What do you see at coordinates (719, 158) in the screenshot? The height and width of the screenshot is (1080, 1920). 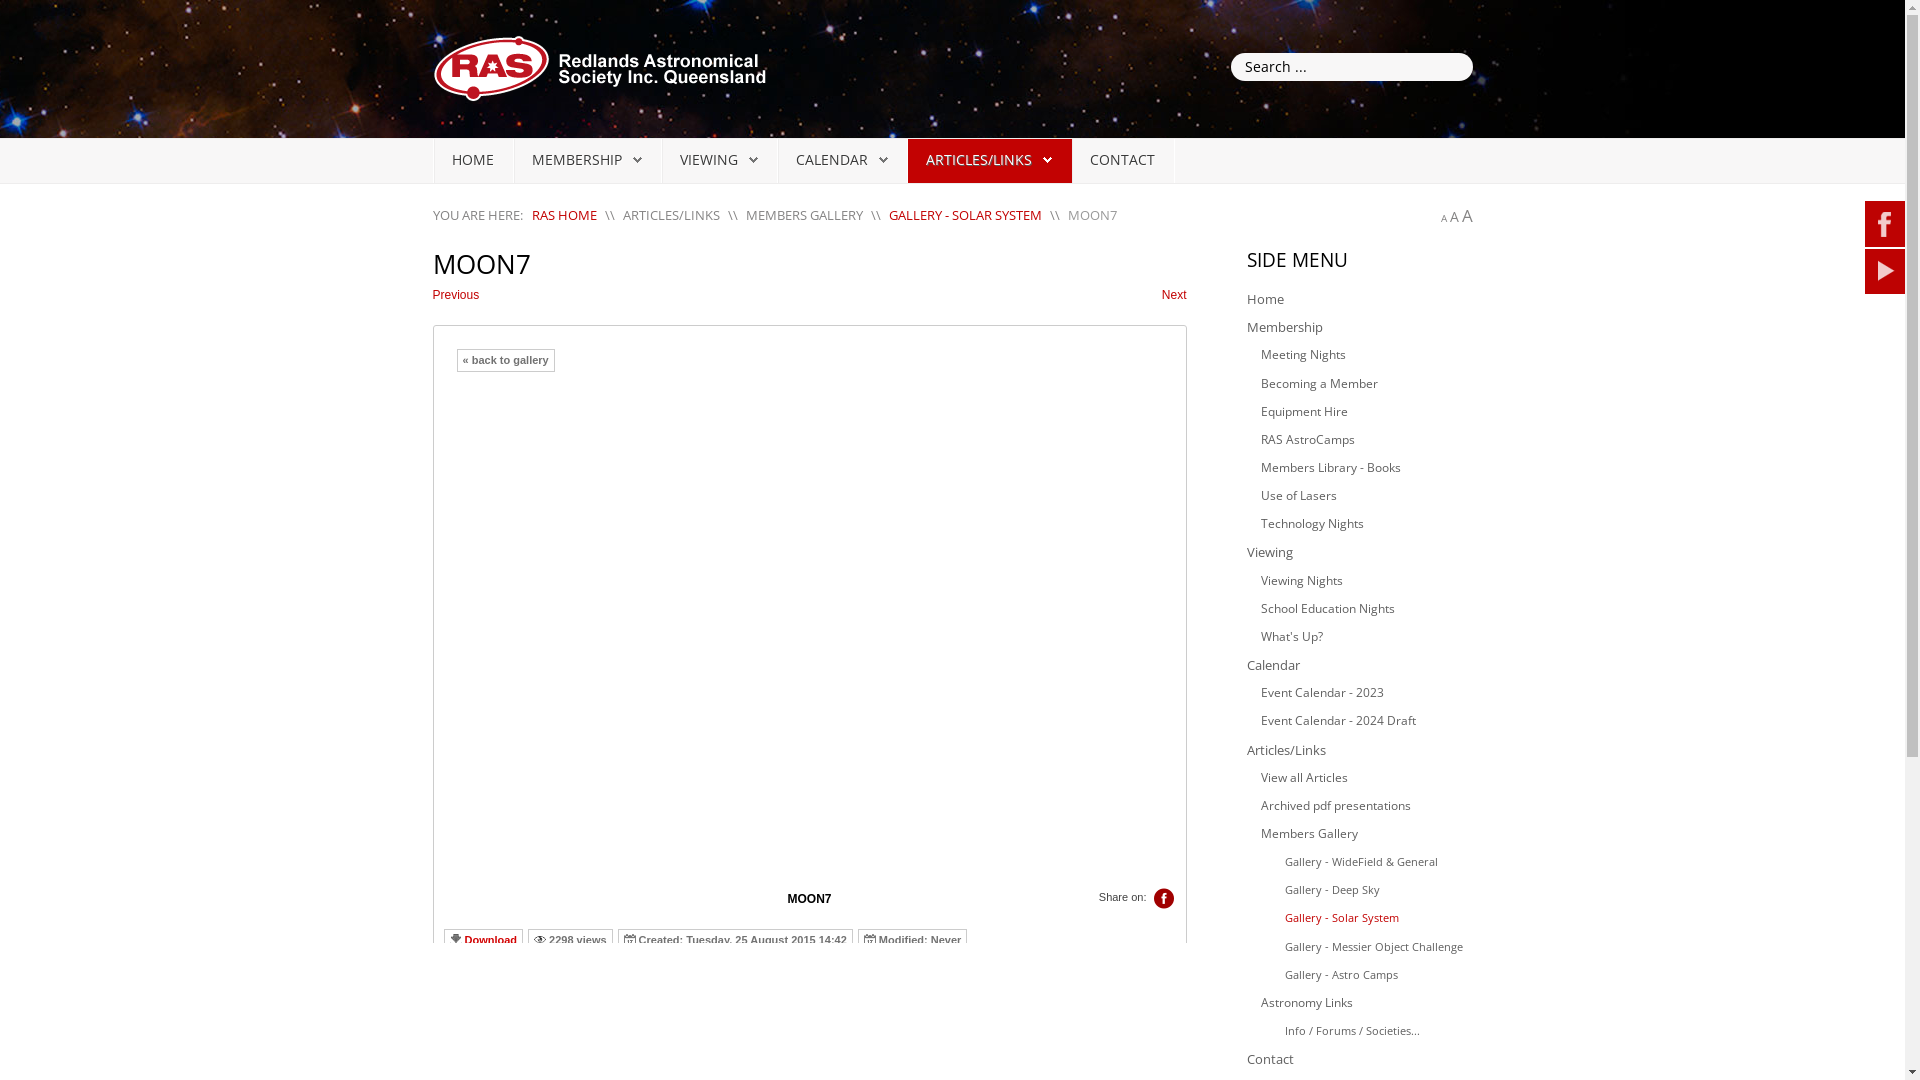 I see `'VIEWING'` at bounding box center [719, 158].